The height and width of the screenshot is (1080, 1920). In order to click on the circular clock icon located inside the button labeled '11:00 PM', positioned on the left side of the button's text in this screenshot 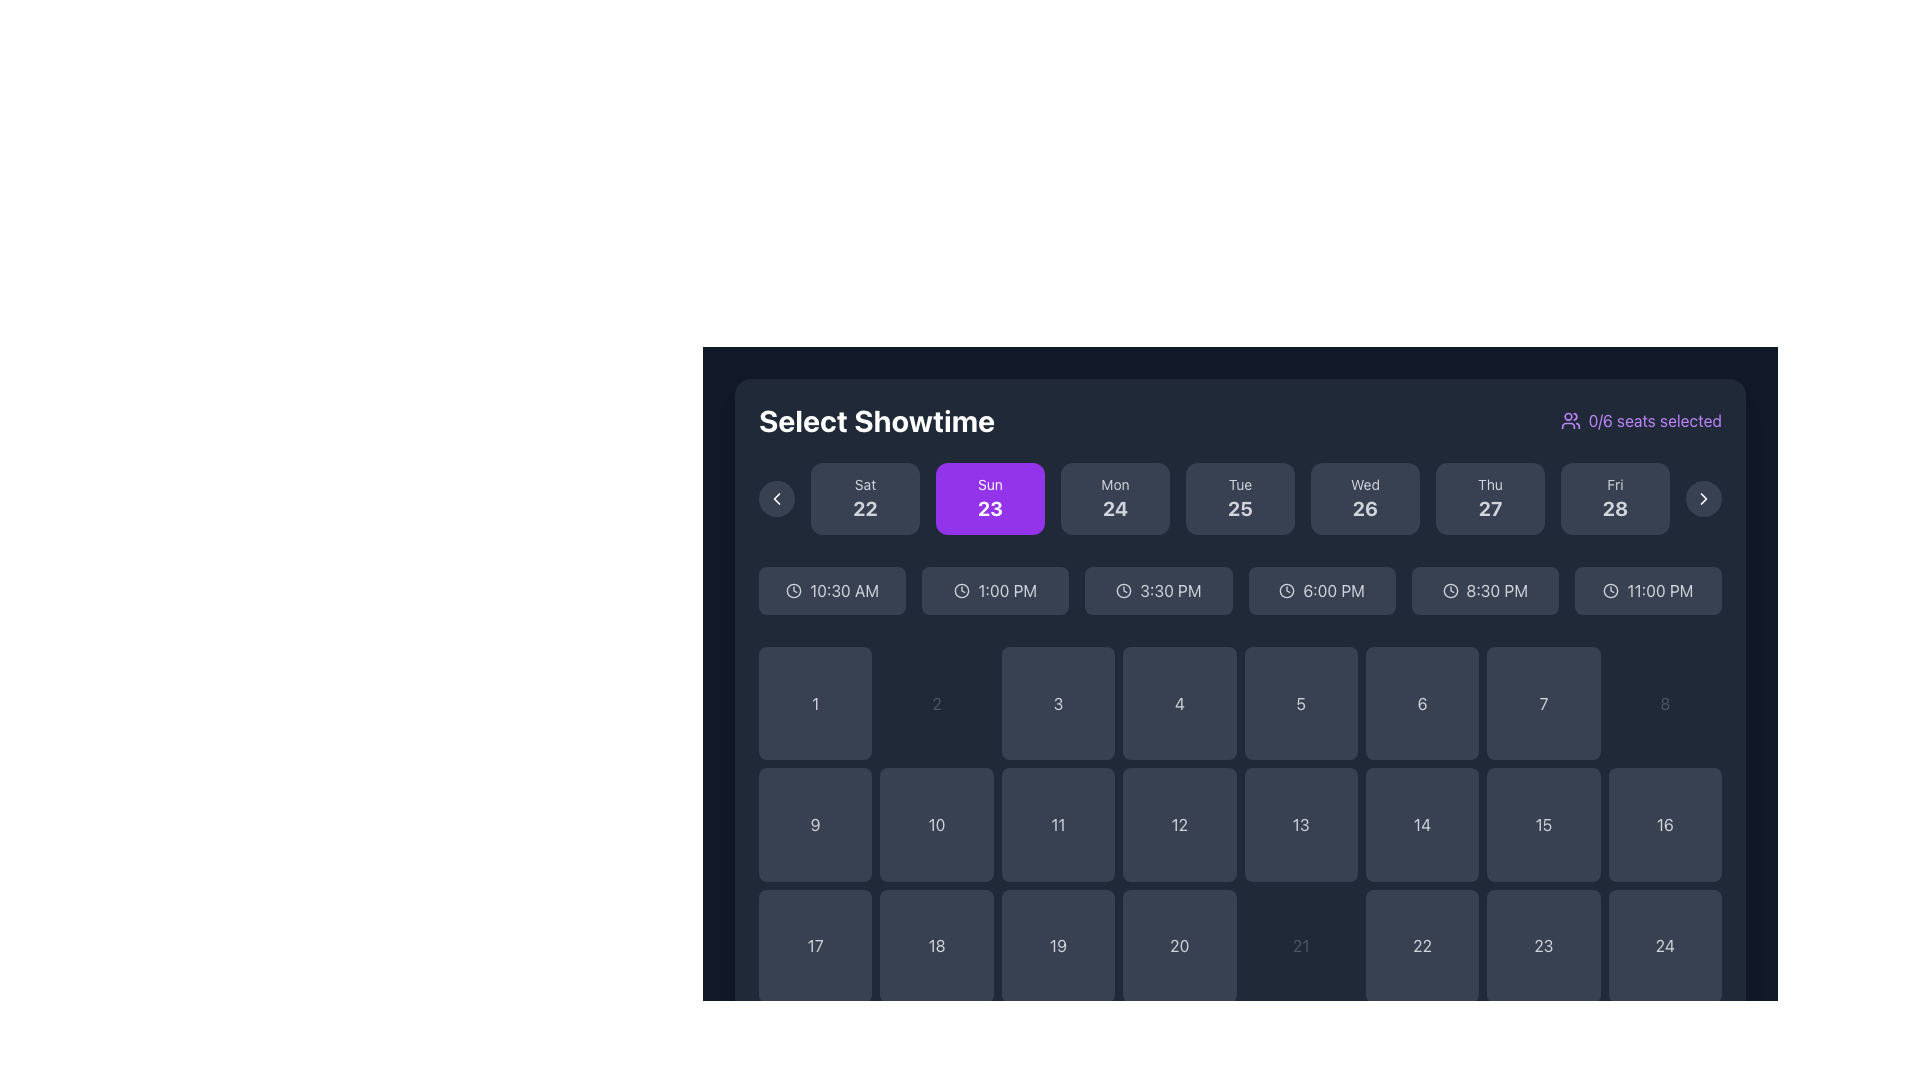, I will do `click(1611, 589)`.